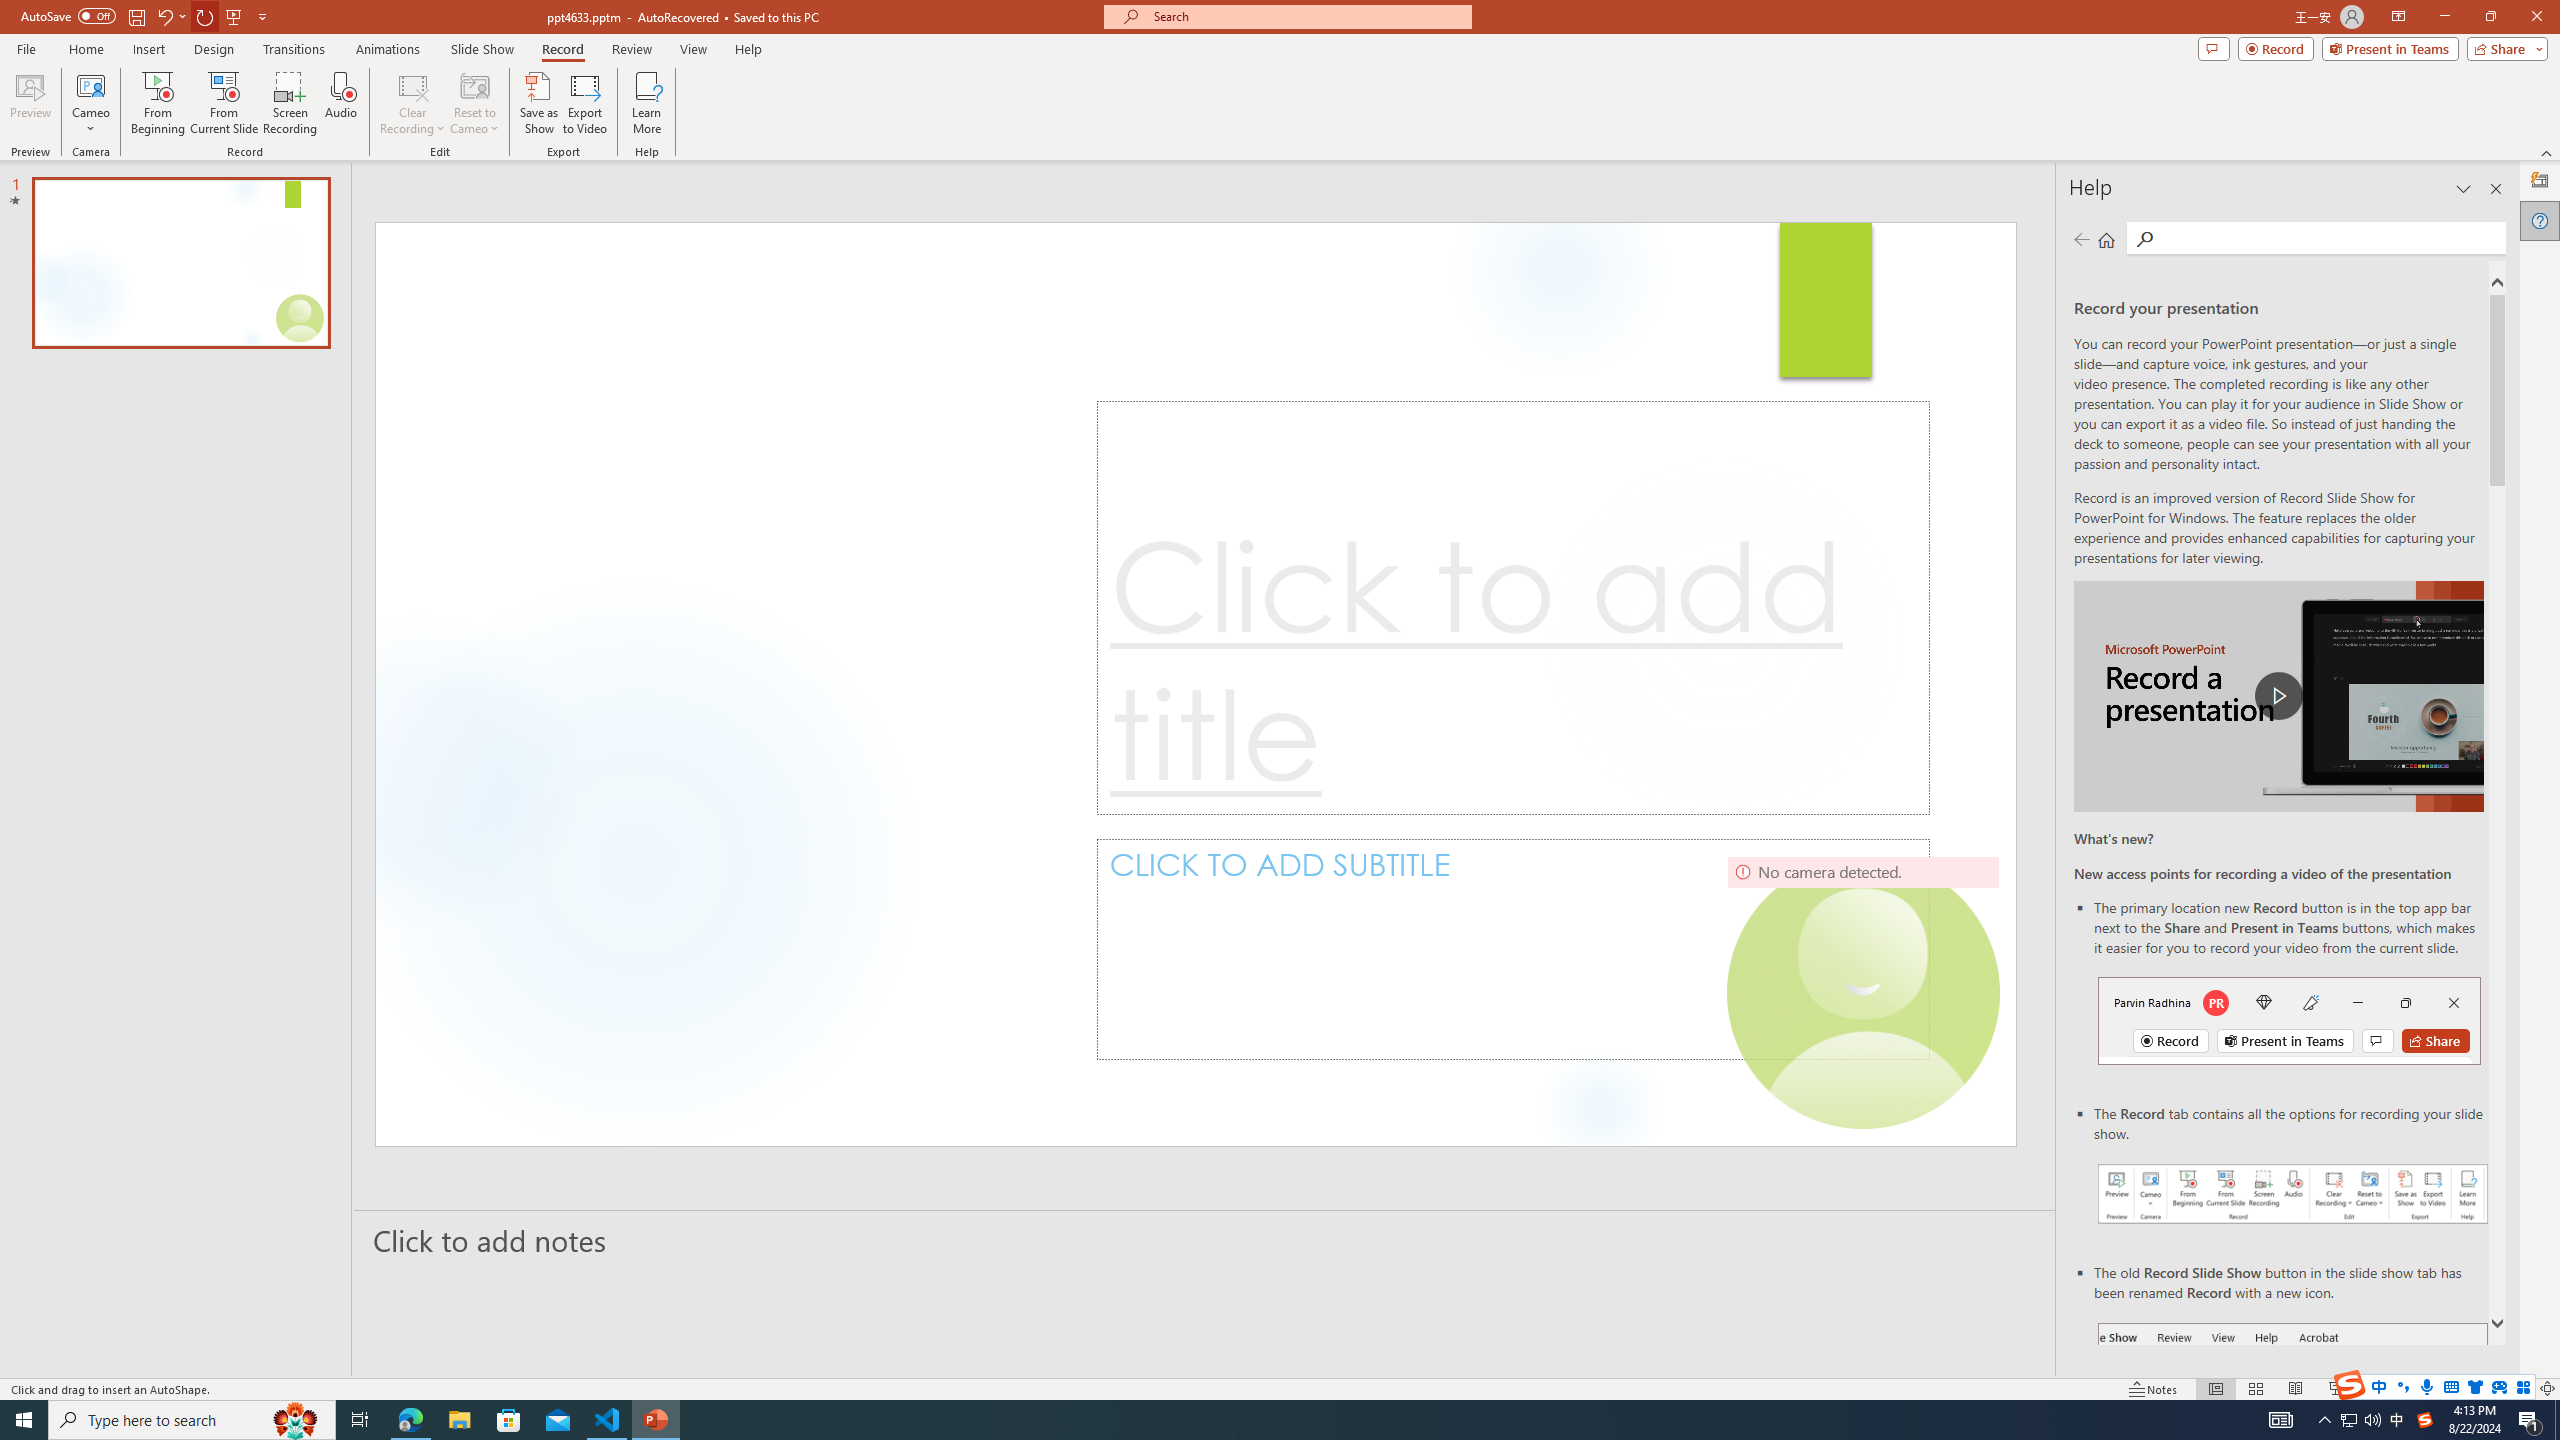 Image resolution: width=2560 pixels, height=1440 pixels. I want to click on 'Reading View', so click(2295, 1389).